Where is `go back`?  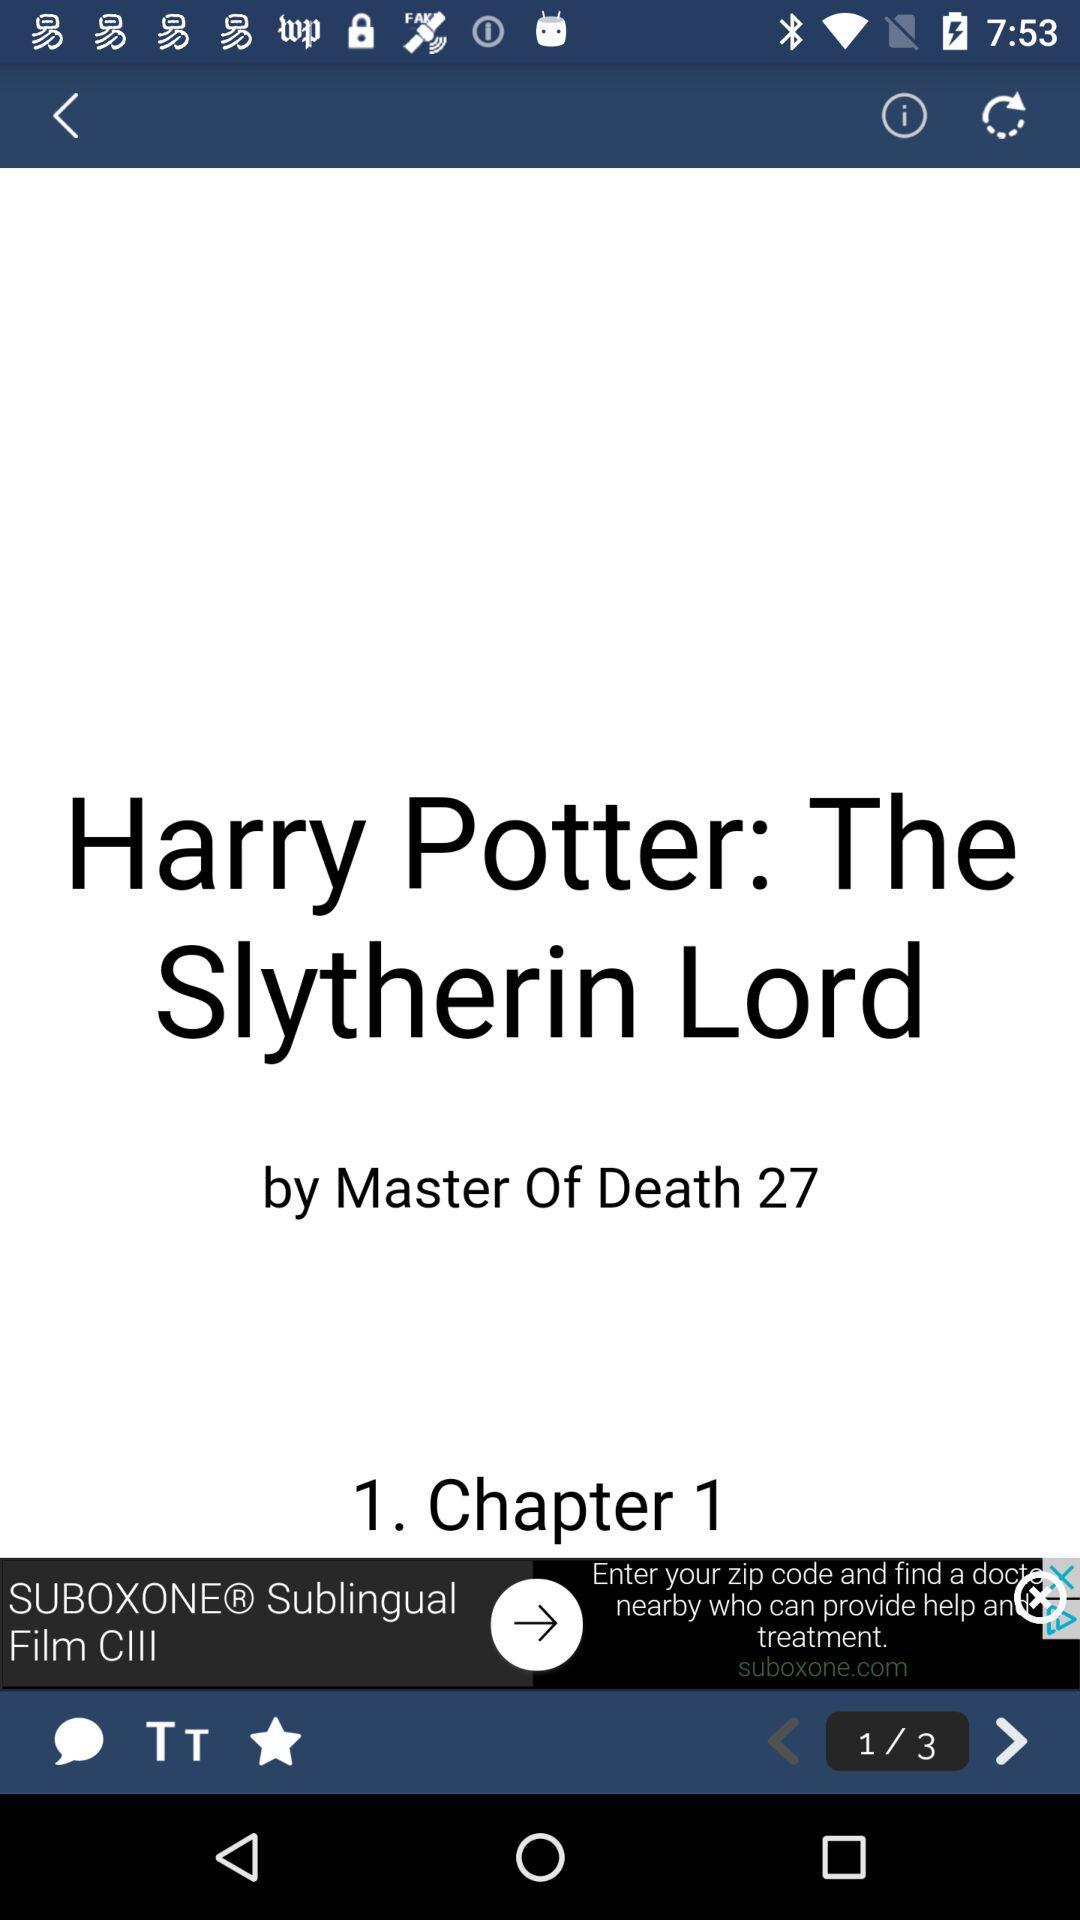 go back is located at coordinates (782, 1740).